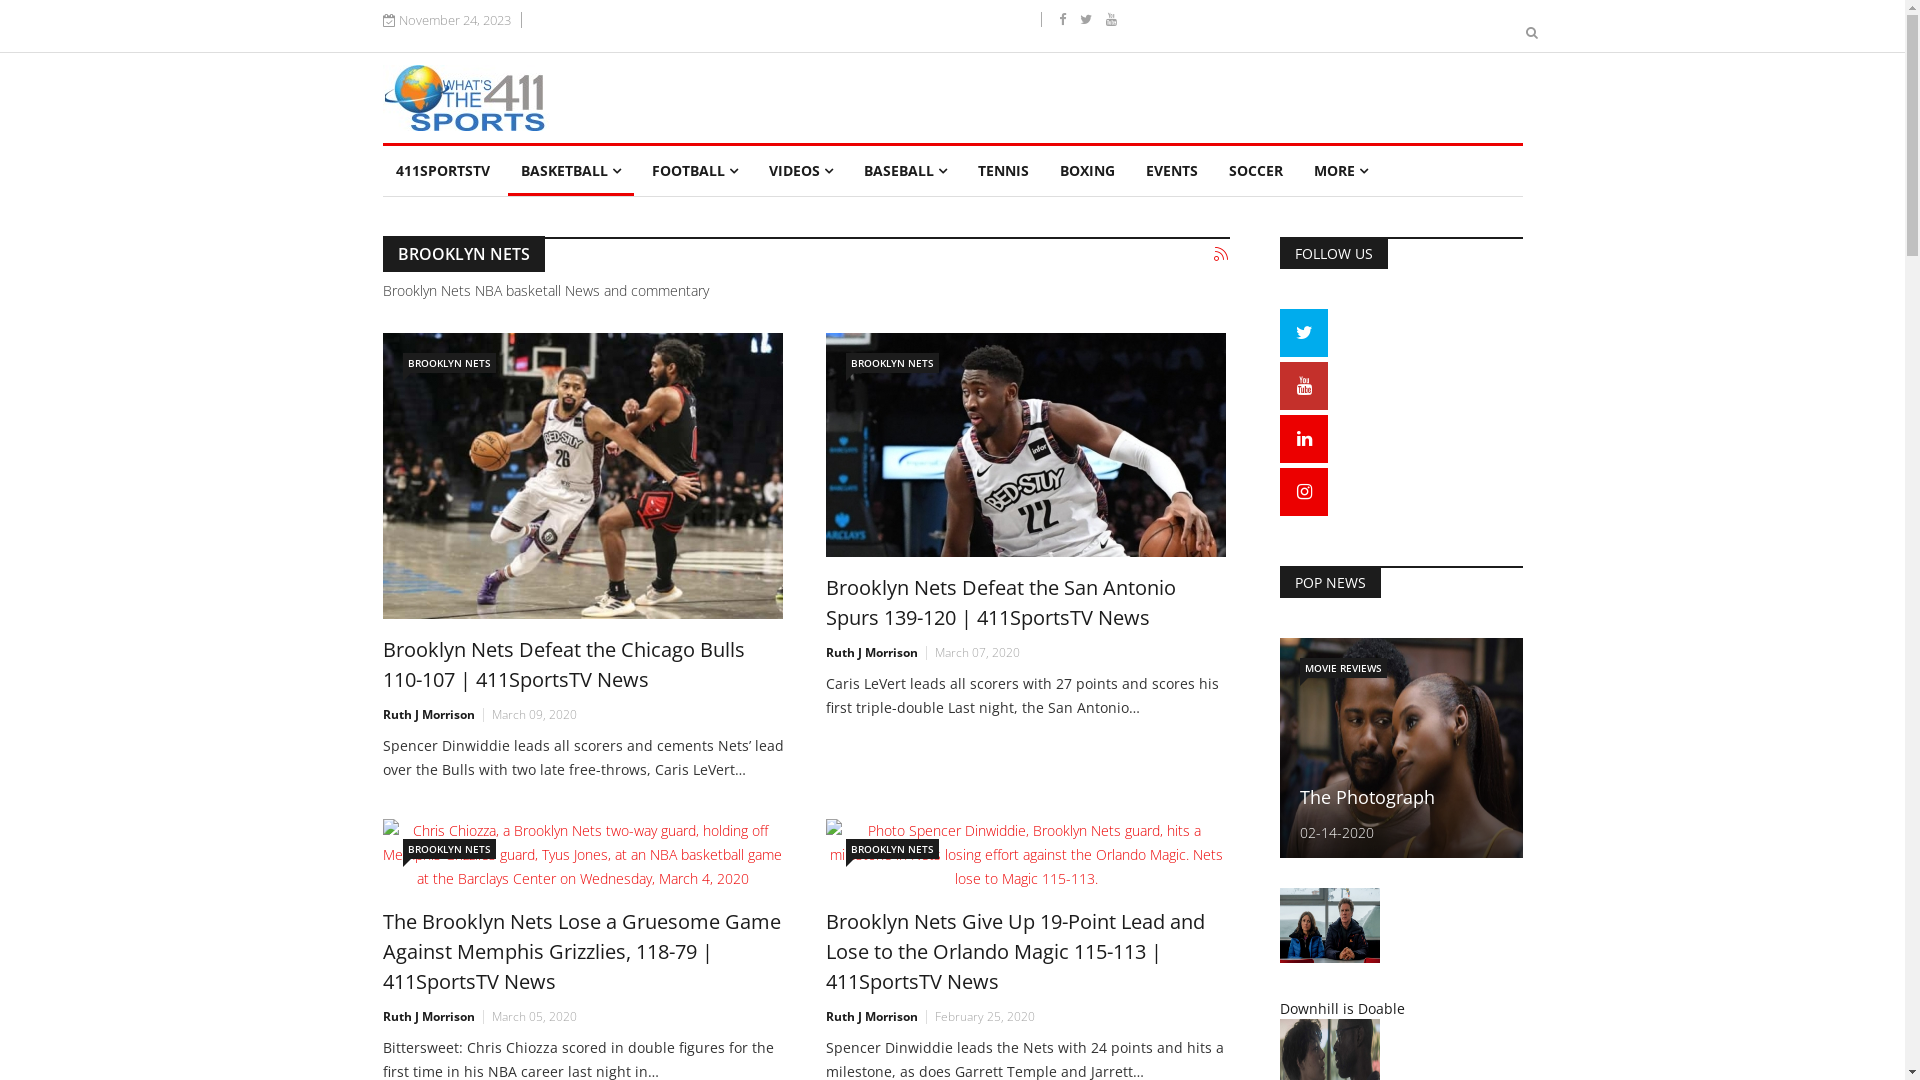 The image size is (1920, 1080). What do you see at coordinates (426, 713) in the screenshot?
I see `'Ruth J Morrison'` at bounding box center [426, 713].